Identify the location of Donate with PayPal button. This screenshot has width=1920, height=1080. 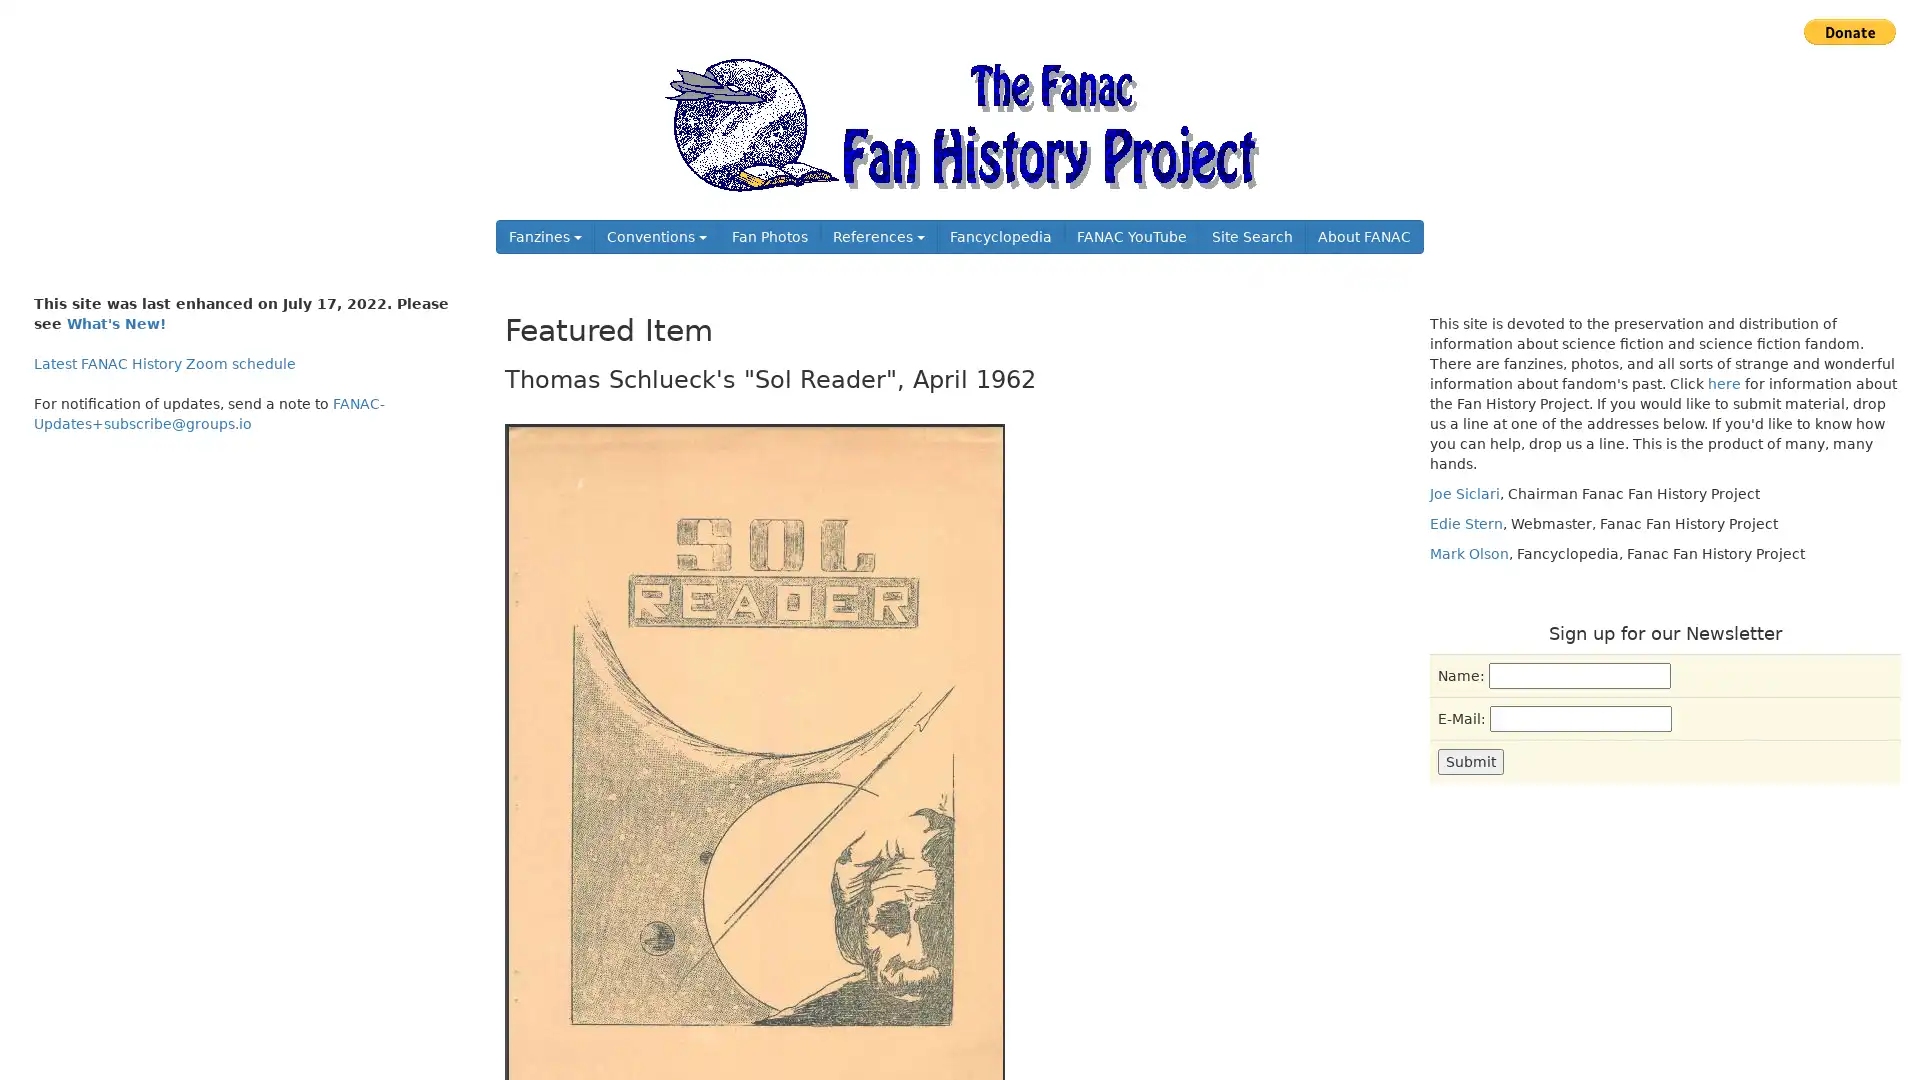
(1847, 31).